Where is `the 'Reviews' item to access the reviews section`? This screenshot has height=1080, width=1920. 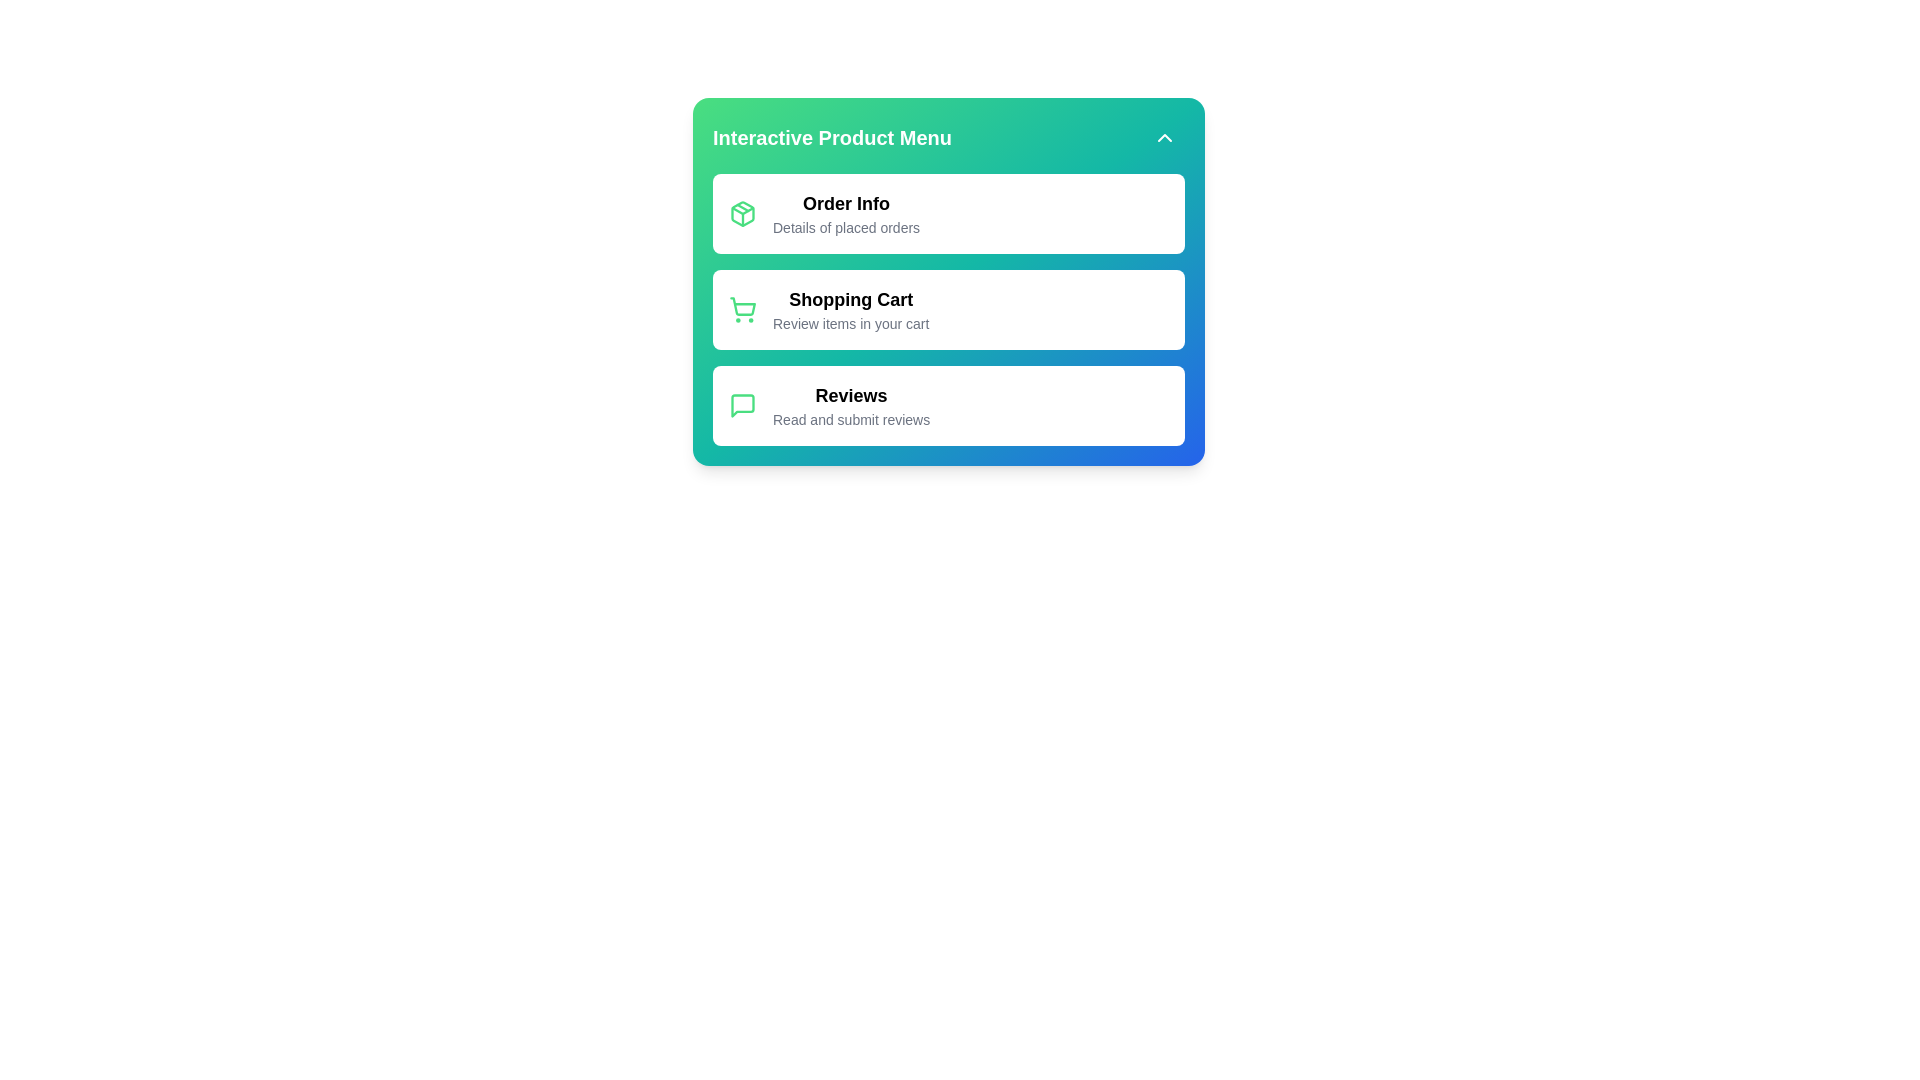 the 'Reviews' item to access the reviews section is located at coordinates (850, 405).